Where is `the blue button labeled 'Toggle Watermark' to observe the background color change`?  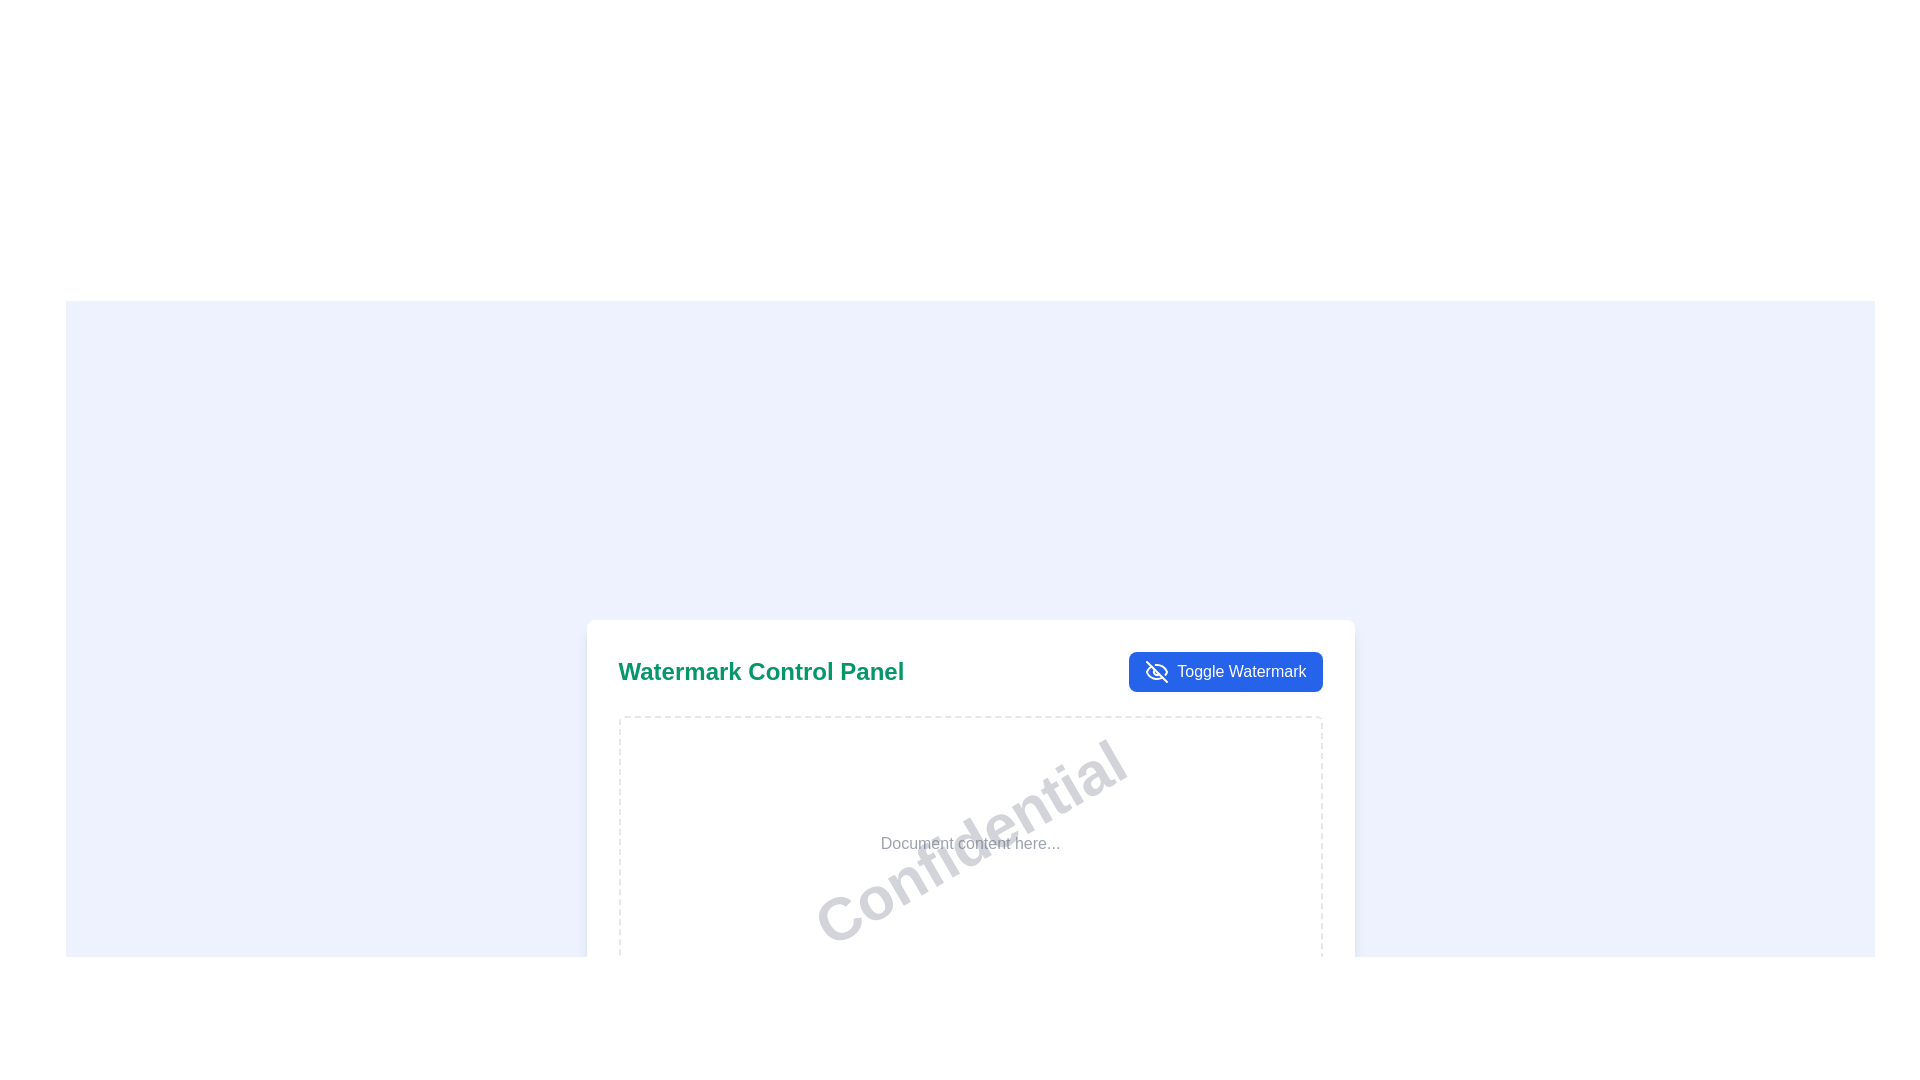 the blue button labeled 'Toggle Watermark' to observe the background color change is located at coordinates (1224, 671).